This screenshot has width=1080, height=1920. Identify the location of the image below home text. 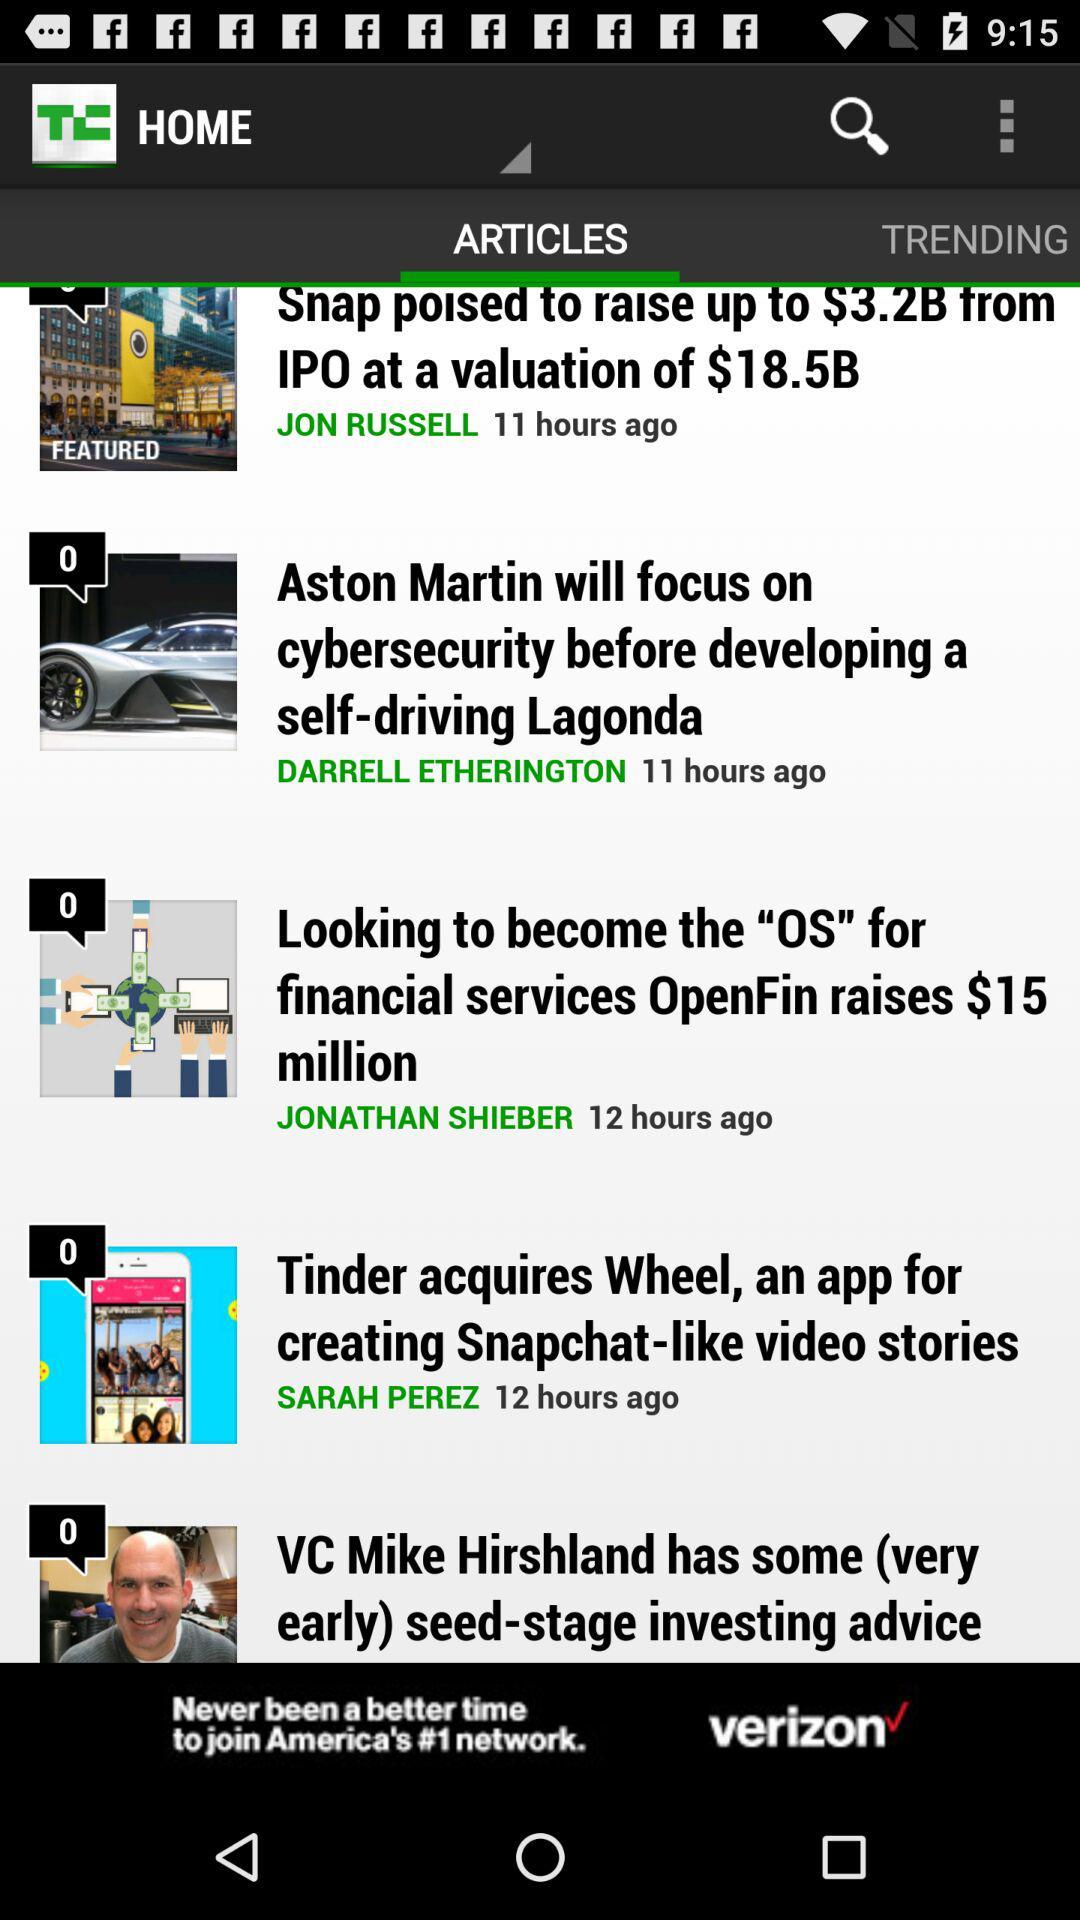
(137, 379).